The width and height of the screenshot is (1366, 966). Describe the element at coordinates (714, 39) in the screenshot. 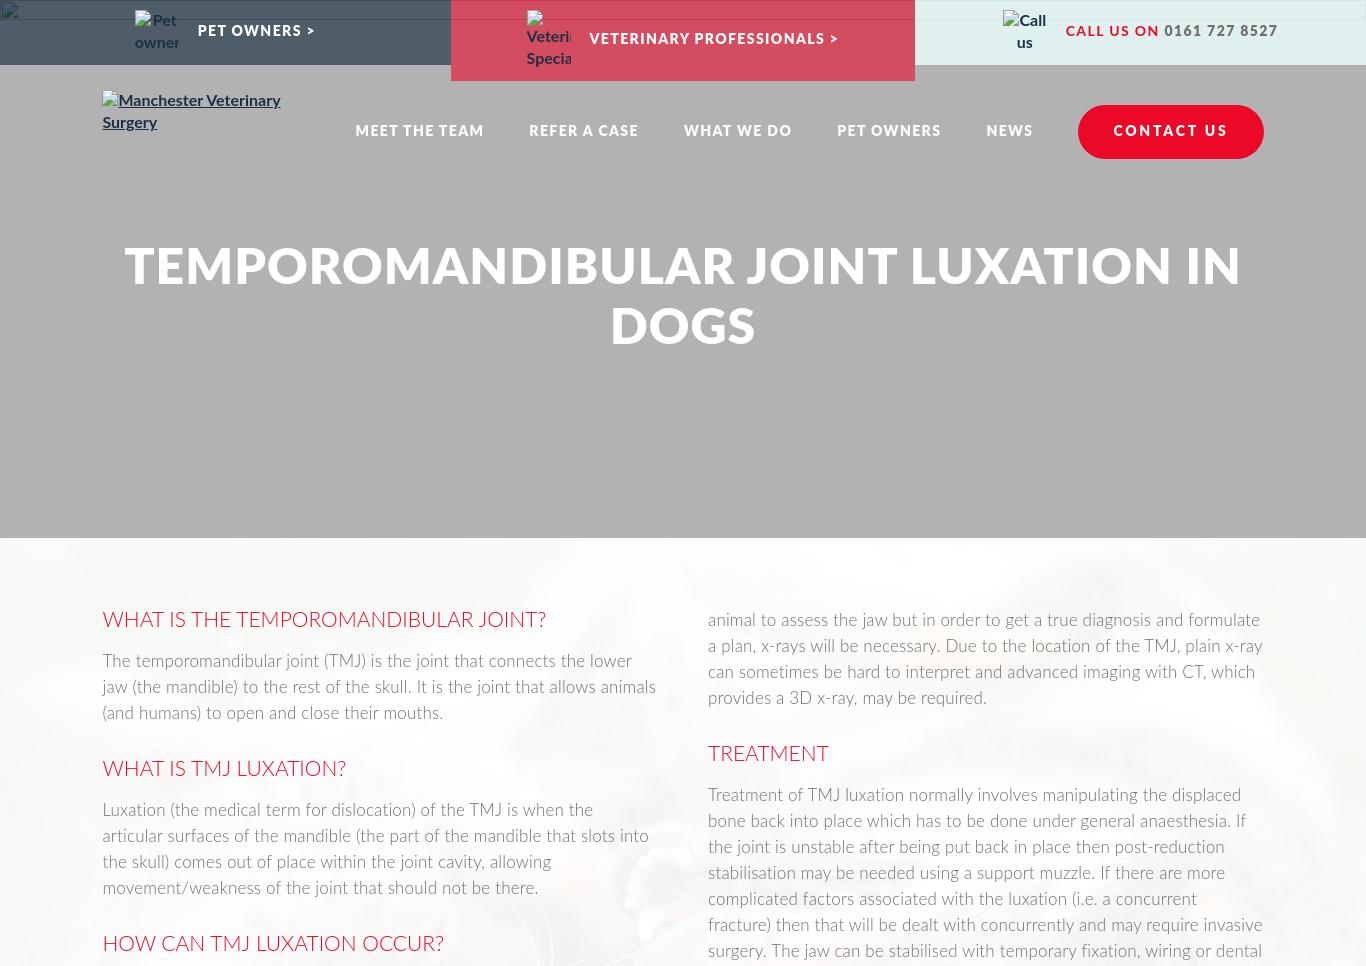

I see `'Veterinary Professionals >'` at that location.